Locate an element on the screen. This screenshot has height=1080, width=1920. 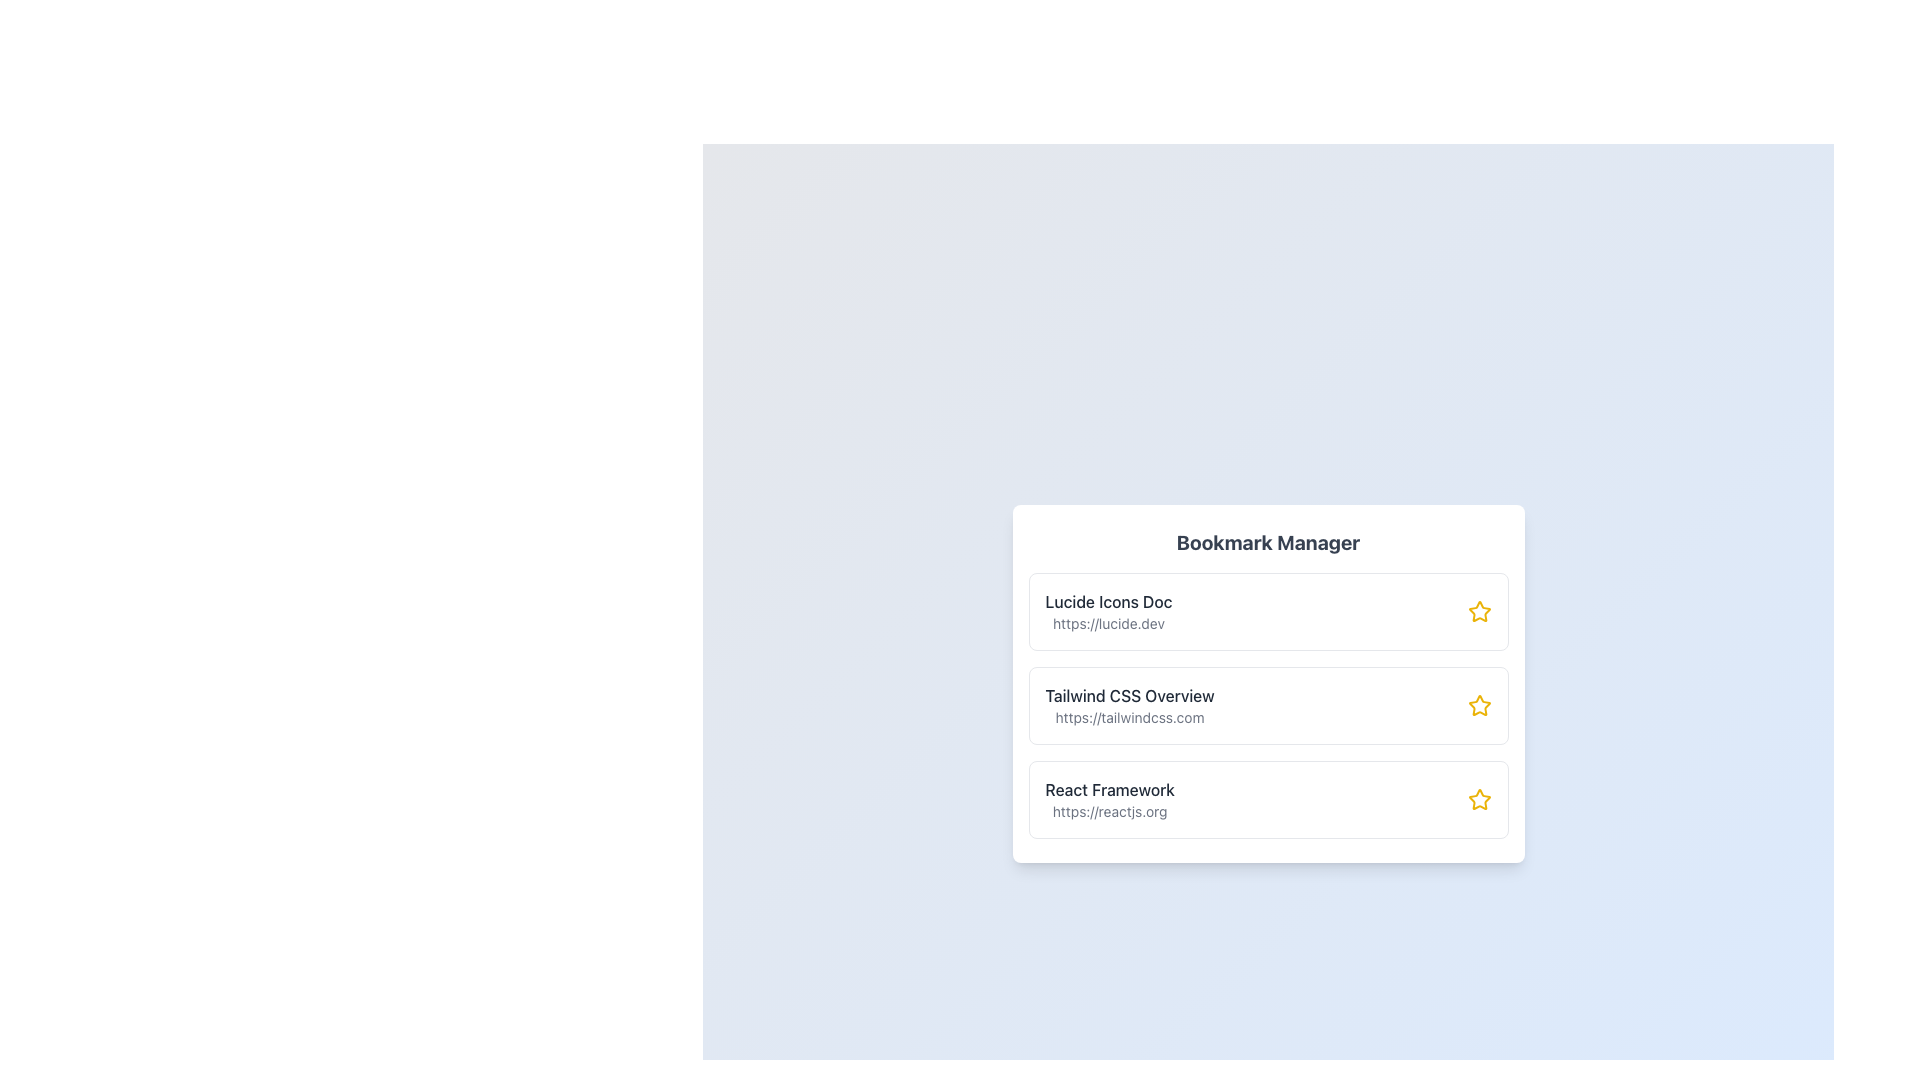
the Interactive icon on the right side of the item labeled 'Lucide Icons Doc' in the 'Bookmark Manager' is located at coordinates (1478, 609).